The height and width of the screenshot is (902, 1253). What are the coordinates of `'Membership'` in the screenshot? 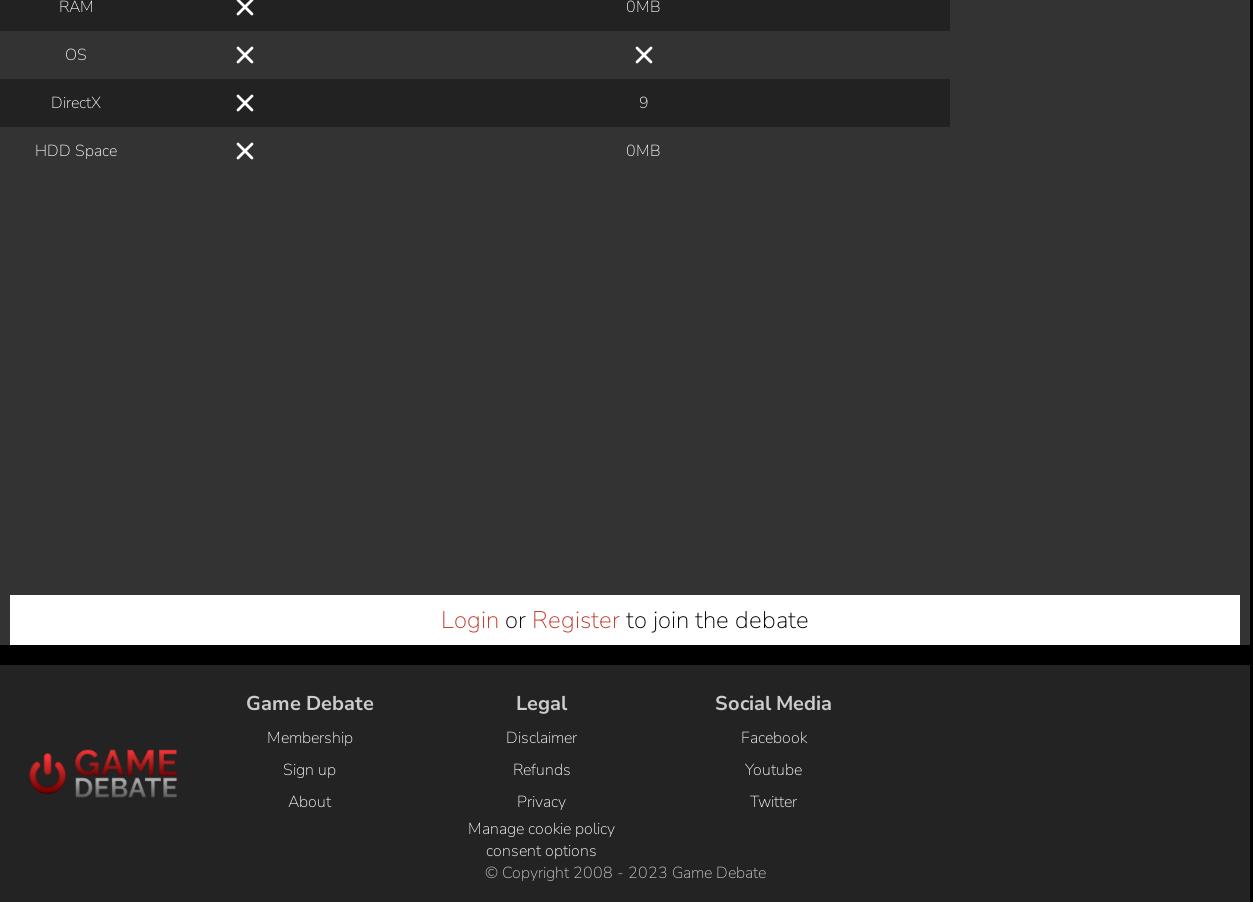 It's located at (266, 45).